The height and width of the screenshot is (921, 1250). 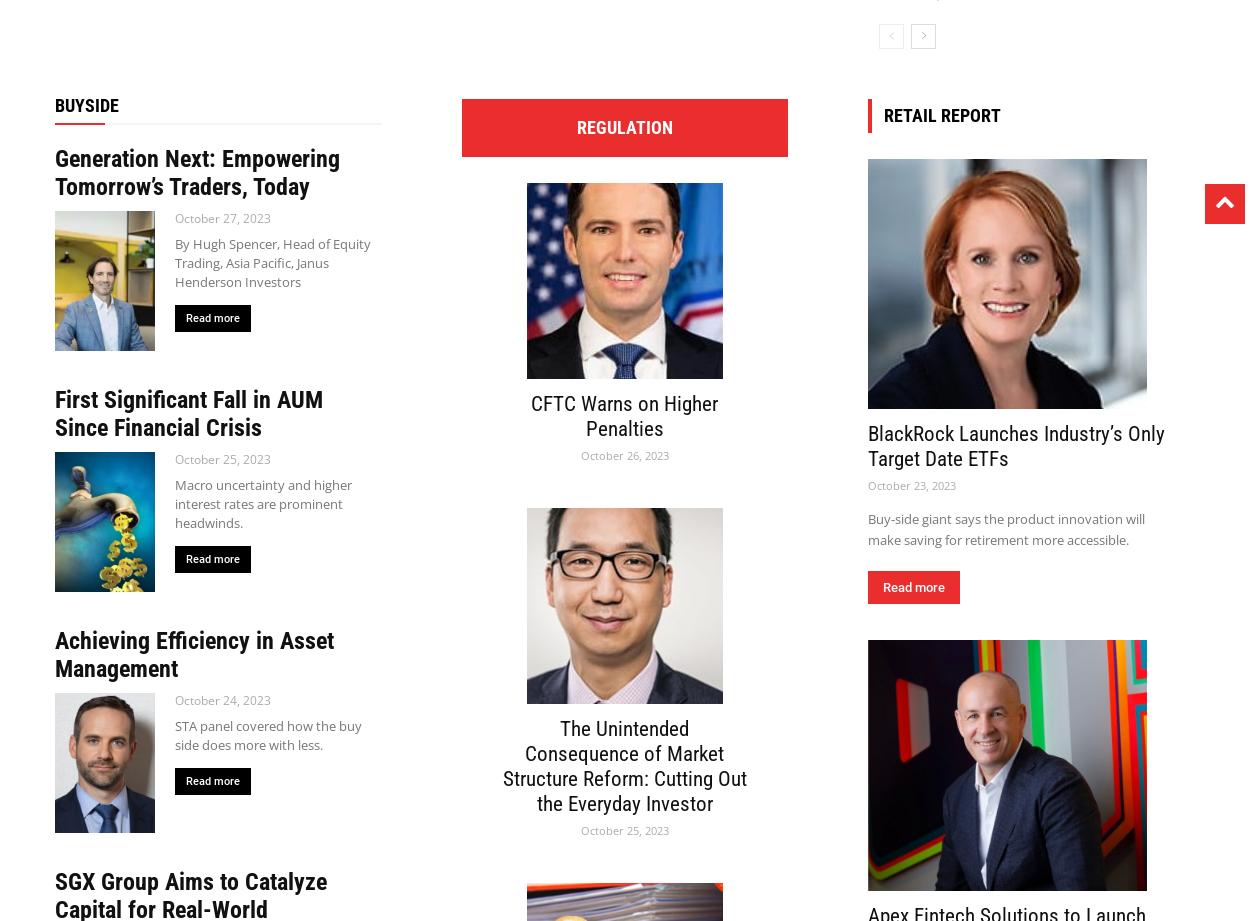 I want to click on 'By Hugh Spencer, Head of Equity Trading, Asia Pacific, Janus Henderson Investors', so click(x=175, y=261).